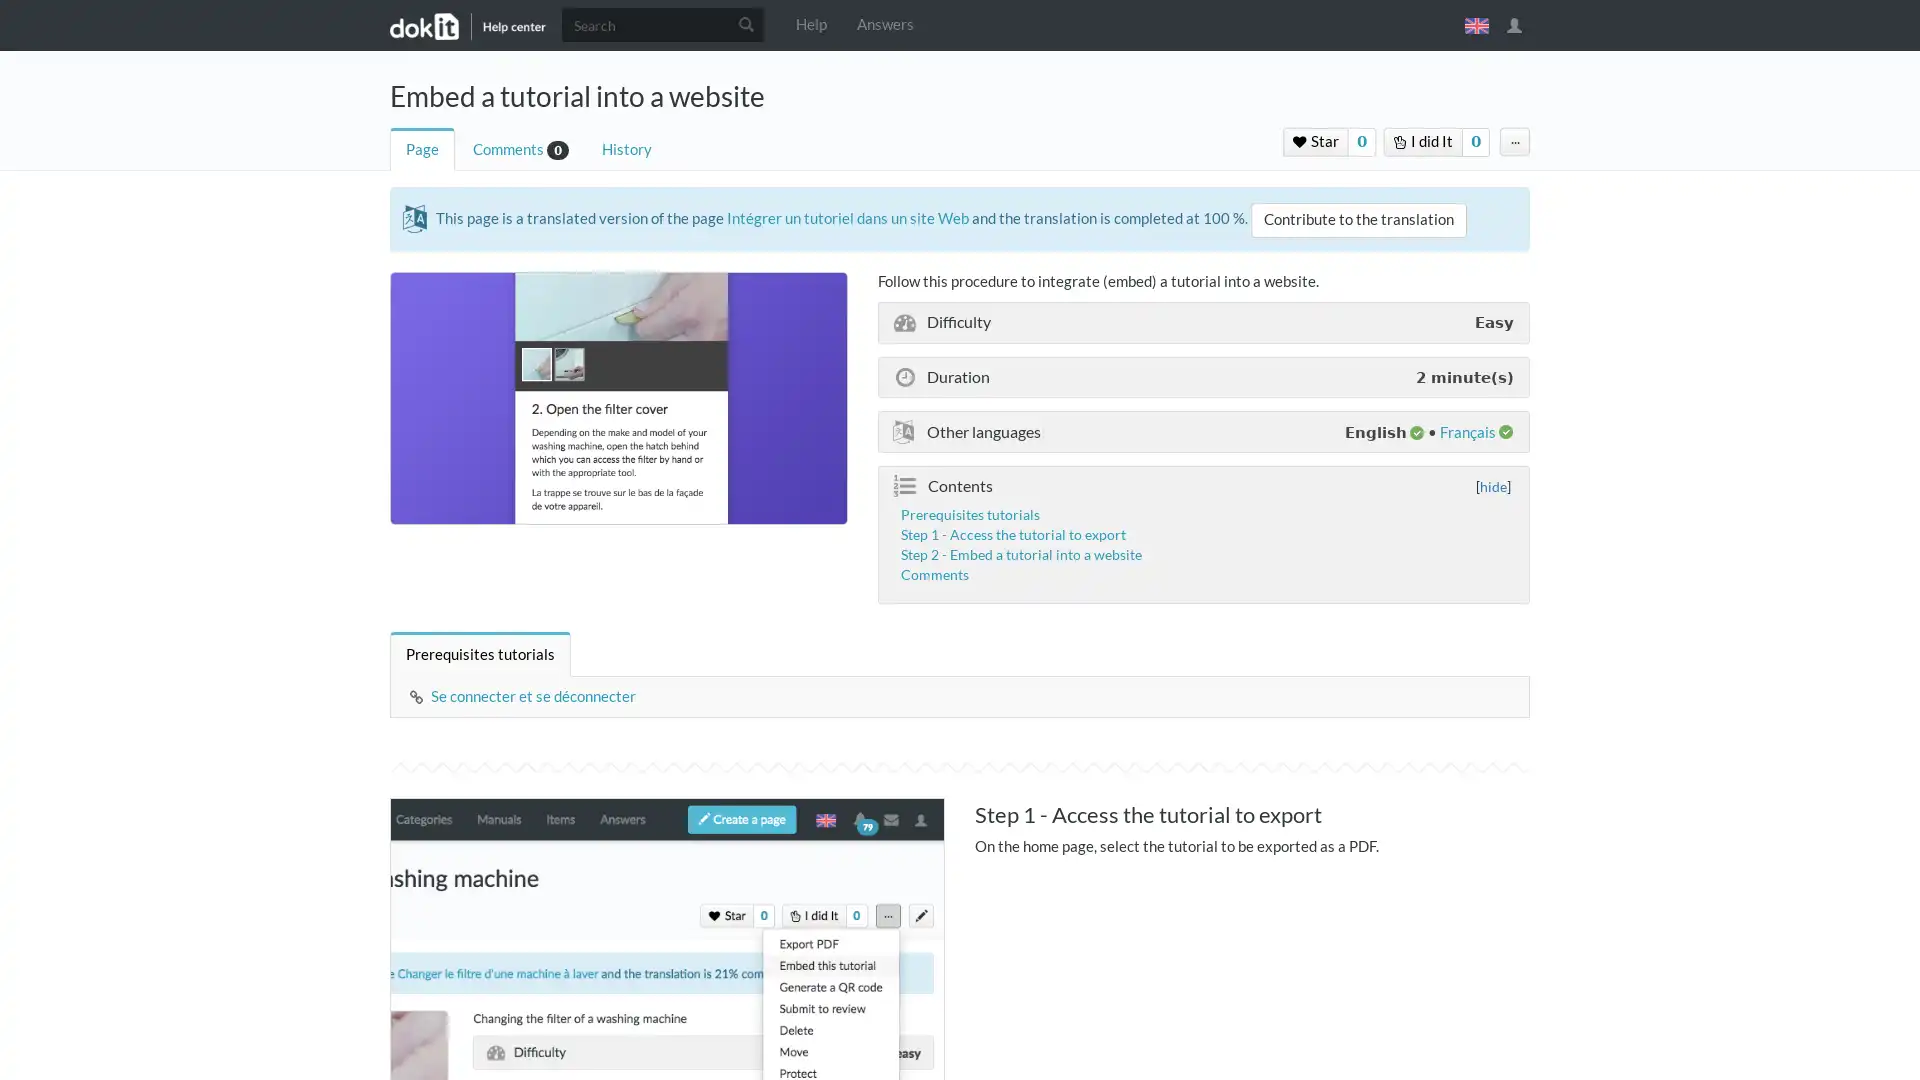 The image size is (1920, 1080). I want to click on Star, so click(1315, 141).